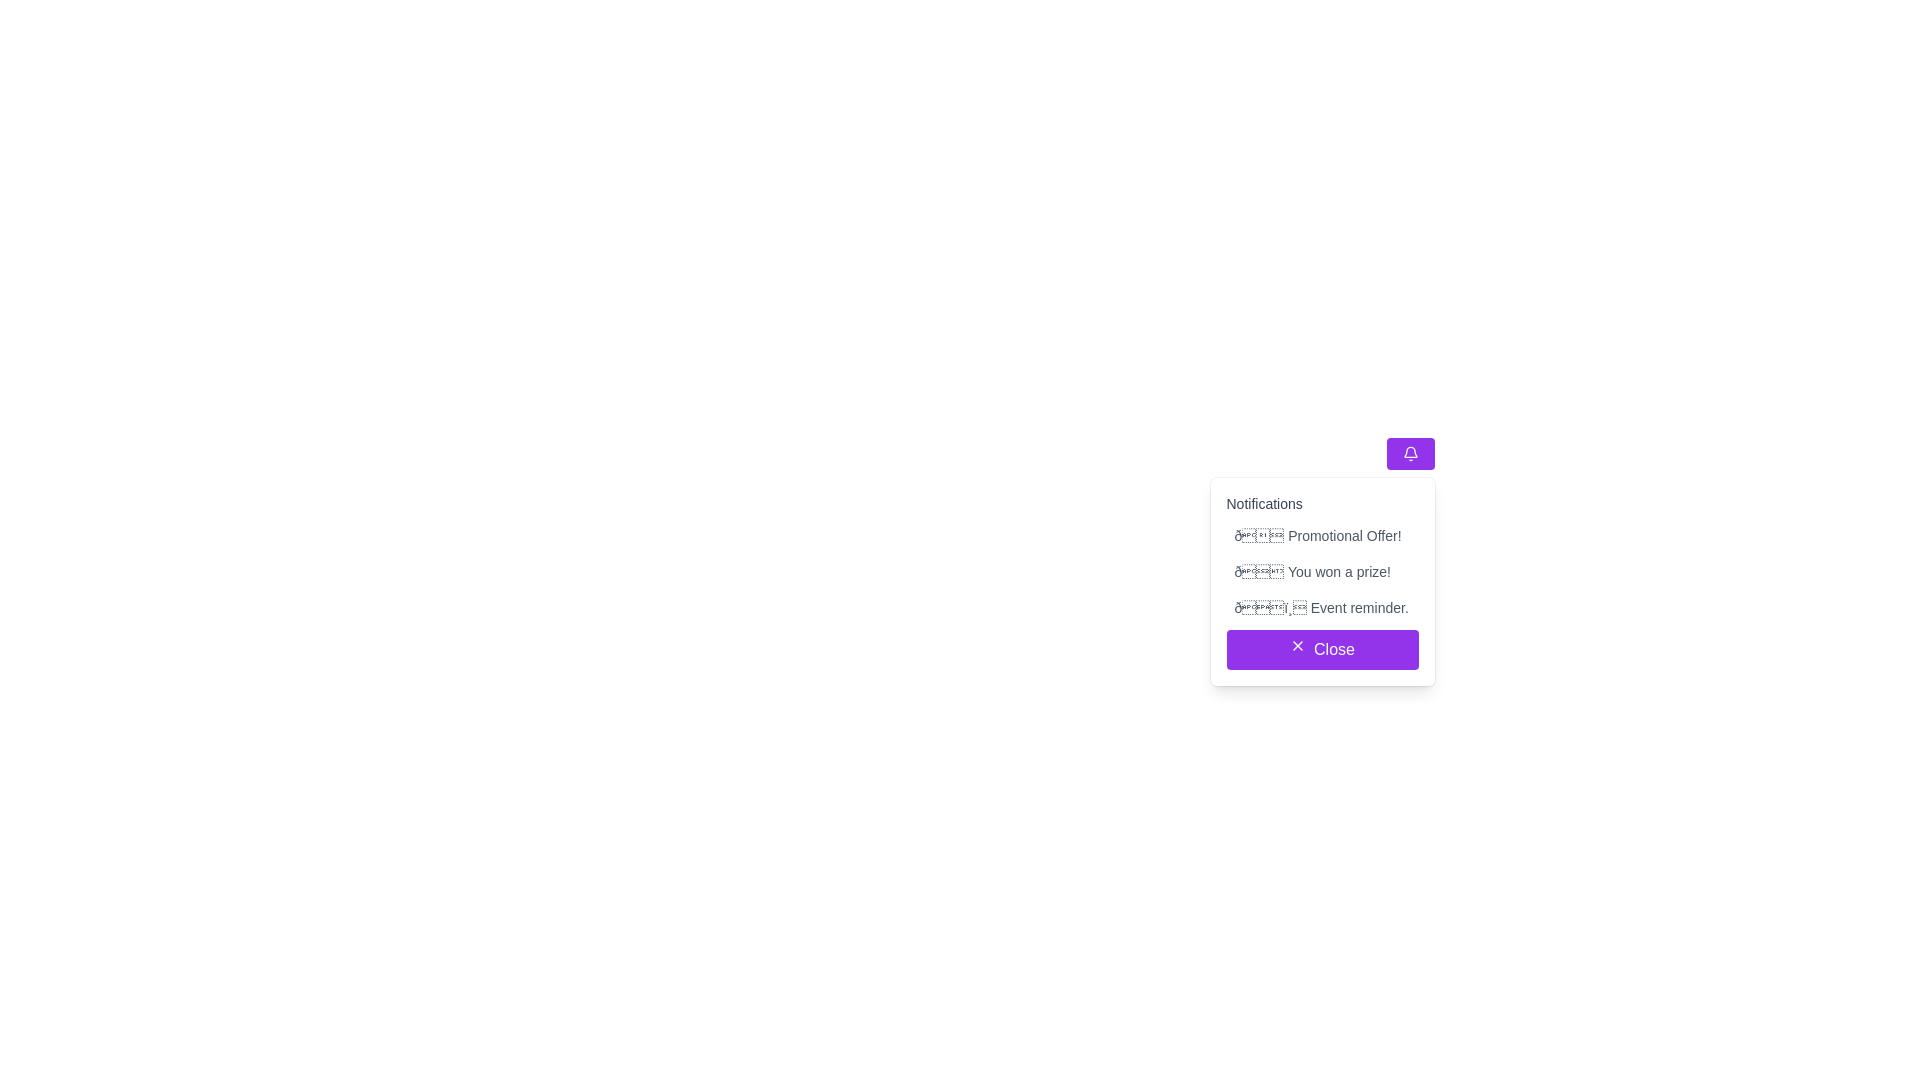 The height and width of the screenshot is (1080, 1920). I want to click on the close button located at the bottom of the dropdown menu, so click(1322, 650).